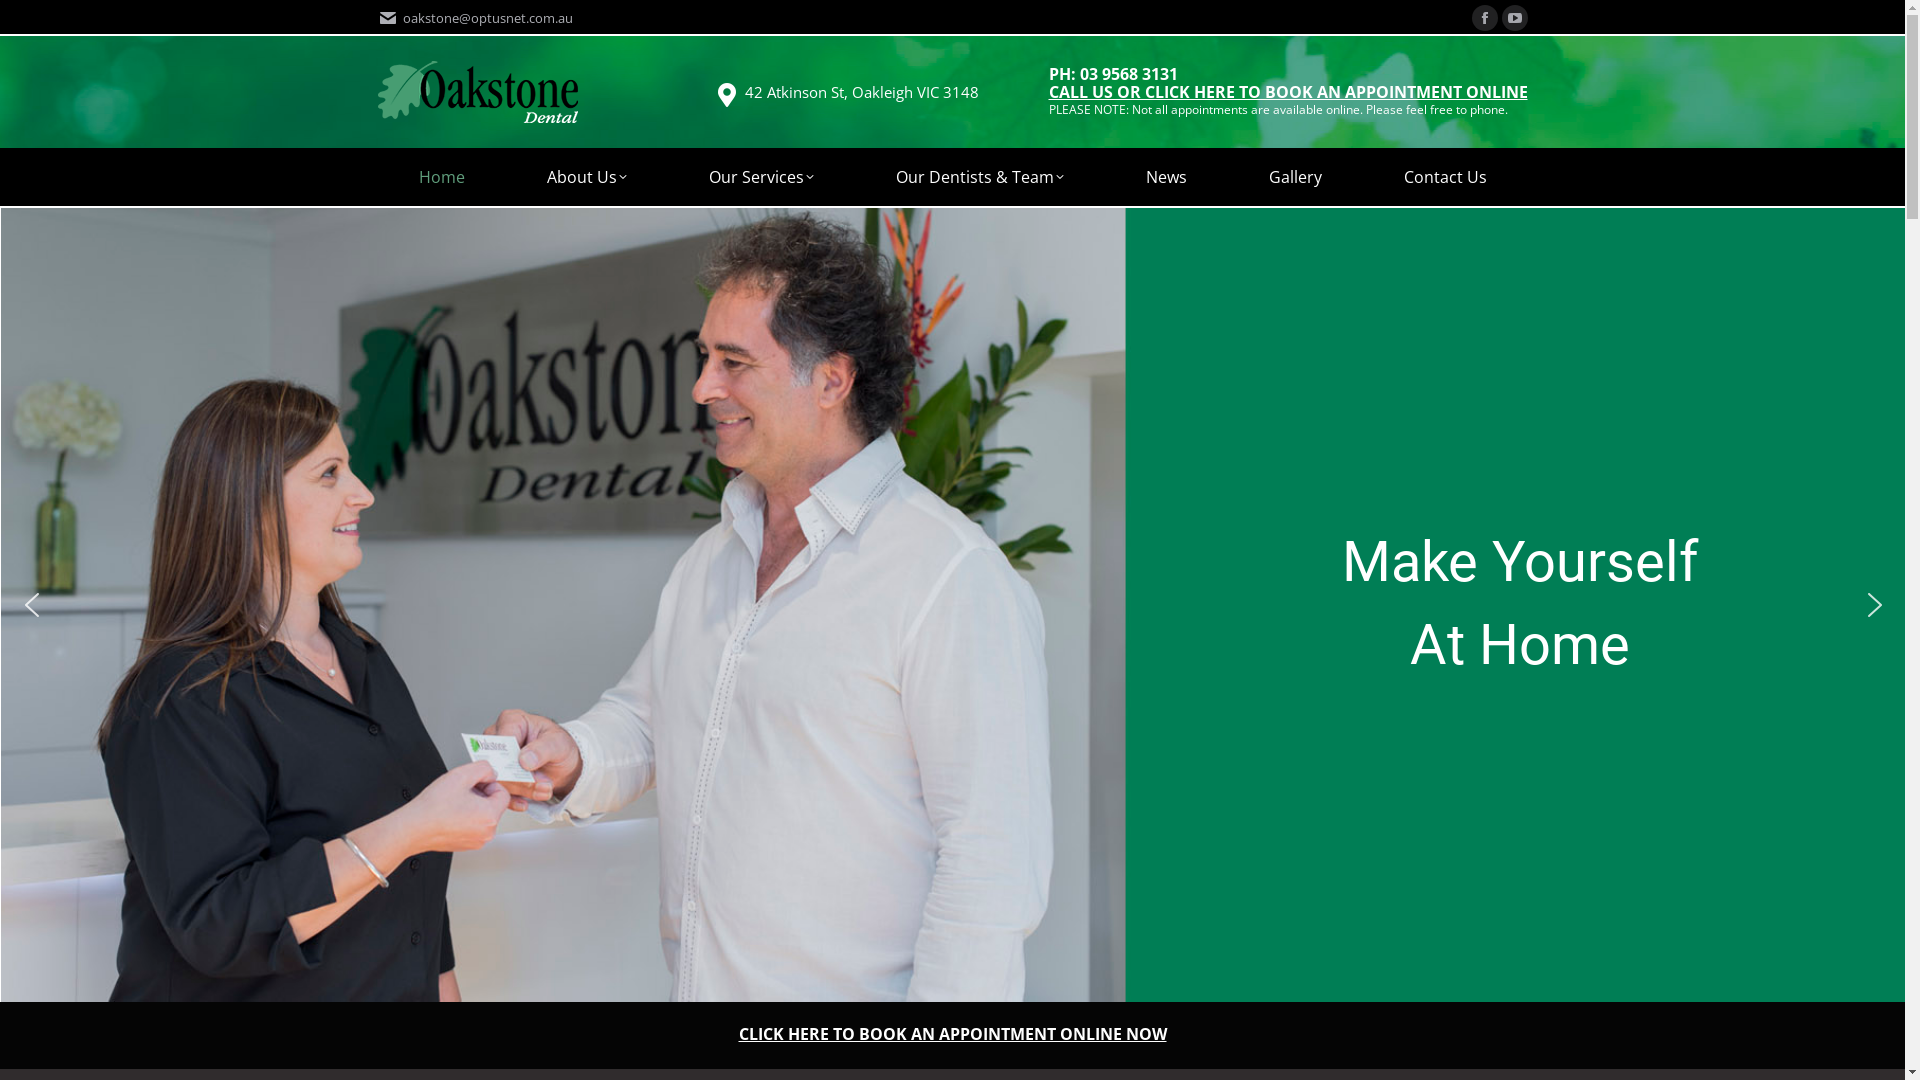 The height and width of the screenshot is (1080, 1920). I want to click on 'Contact Us', so click(1444, 176).